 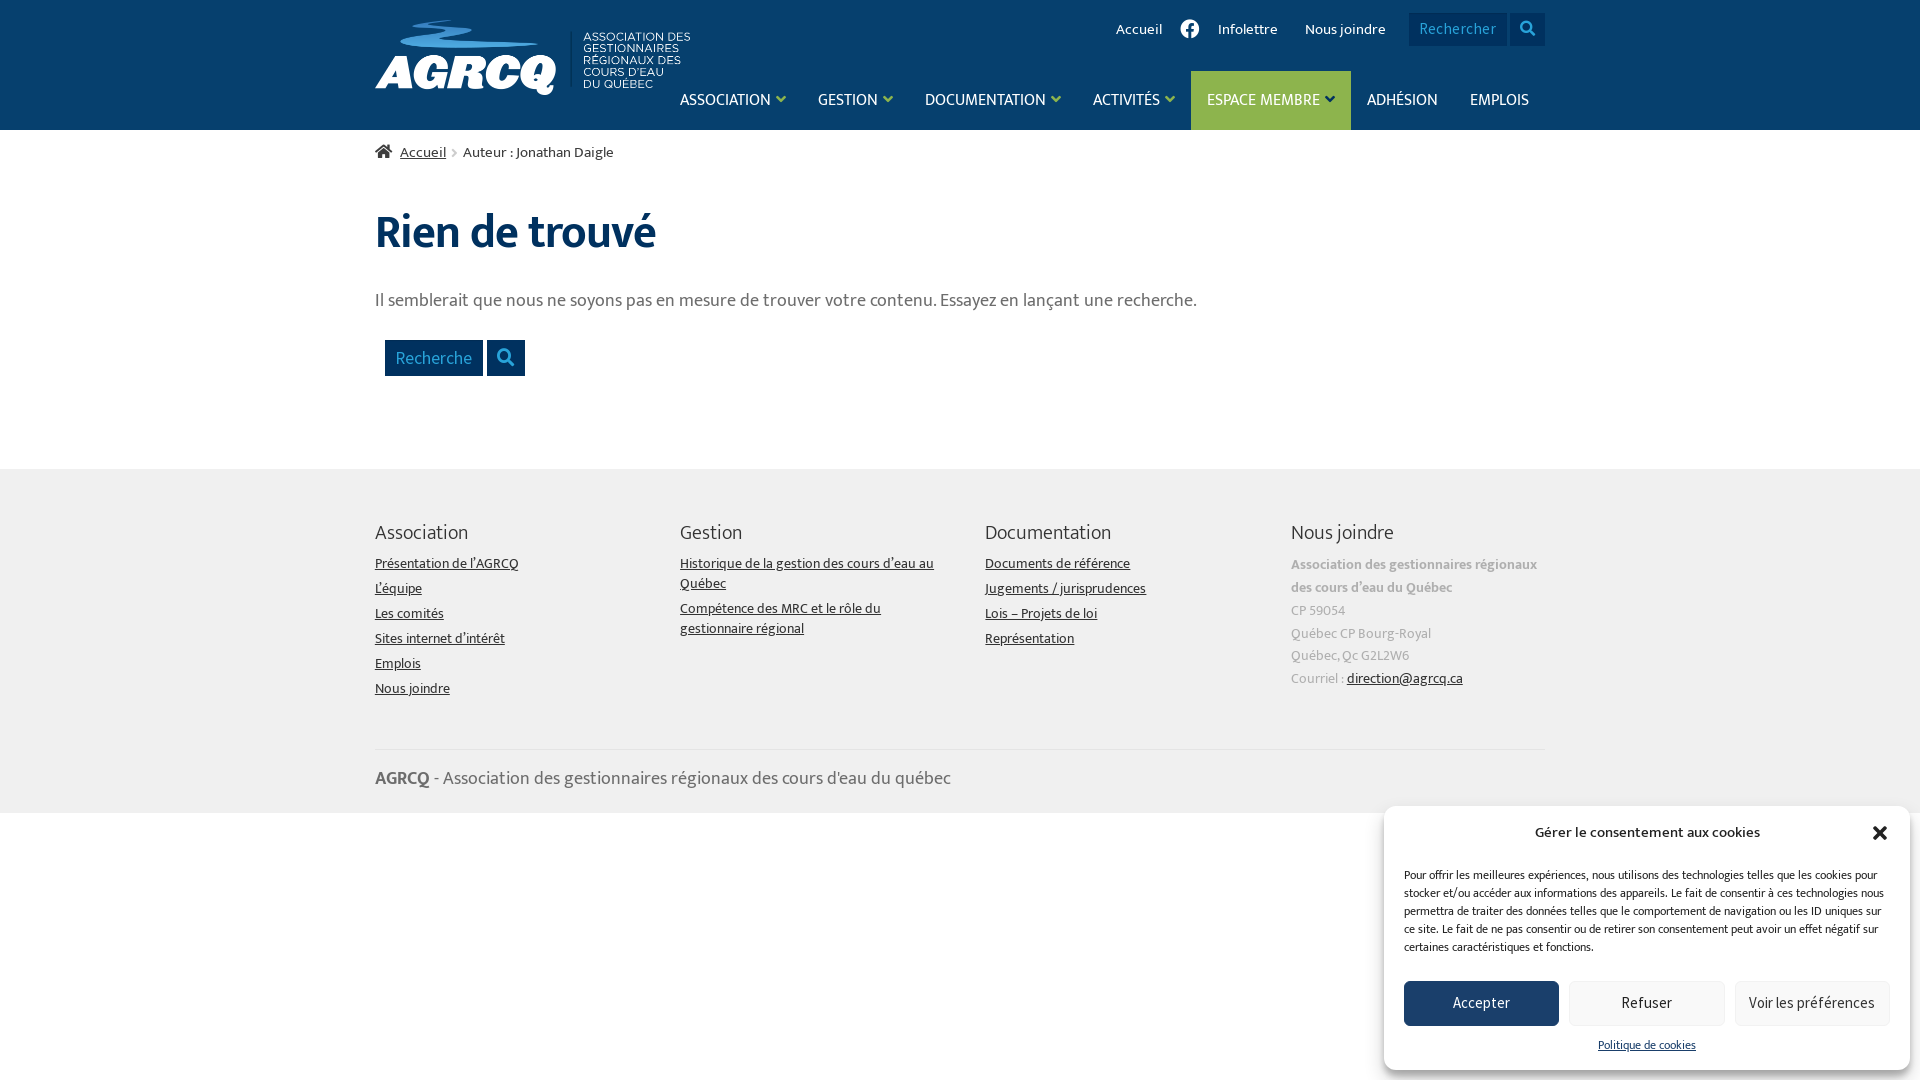 I want to click on 'Facebook', so click(x=1189, y=29).